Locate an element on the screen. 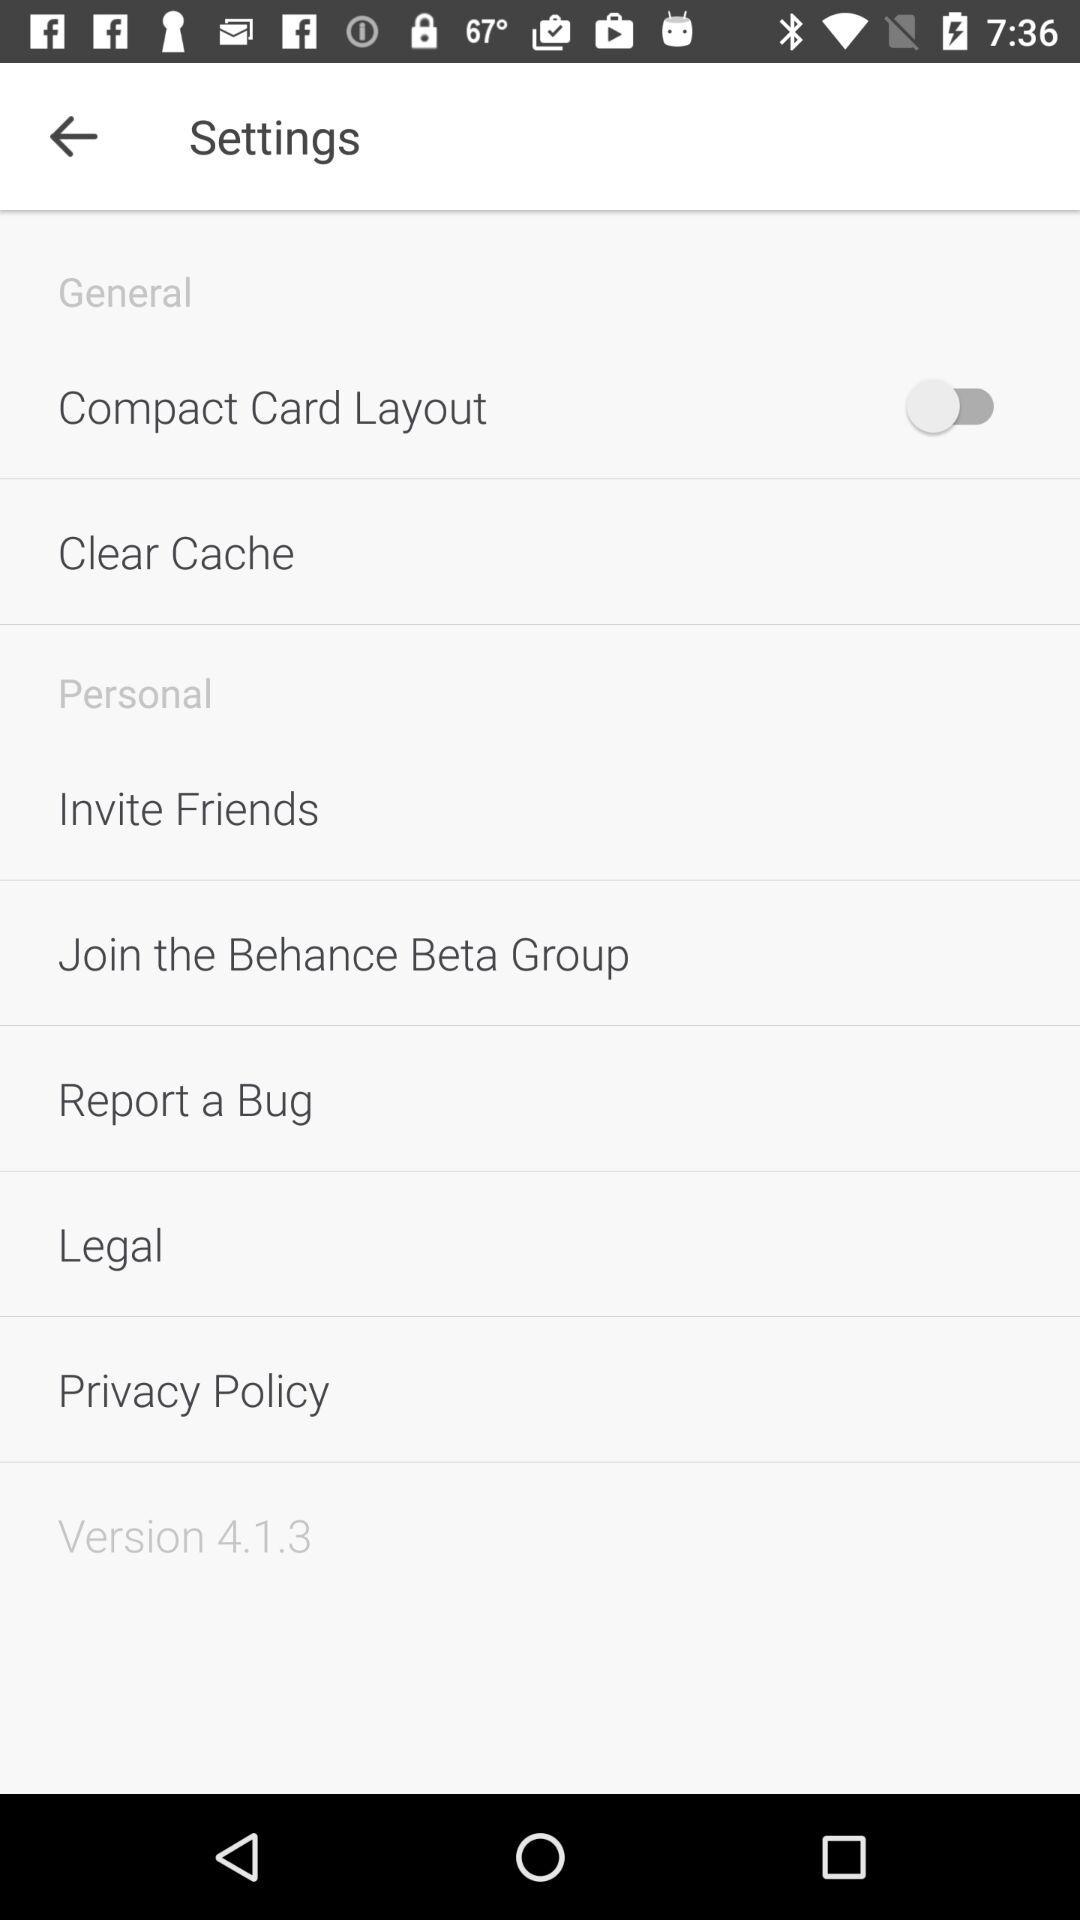 This screenshot has width=1080, height=1920. the icon below the personal icon is located at coordinates (540, 807).